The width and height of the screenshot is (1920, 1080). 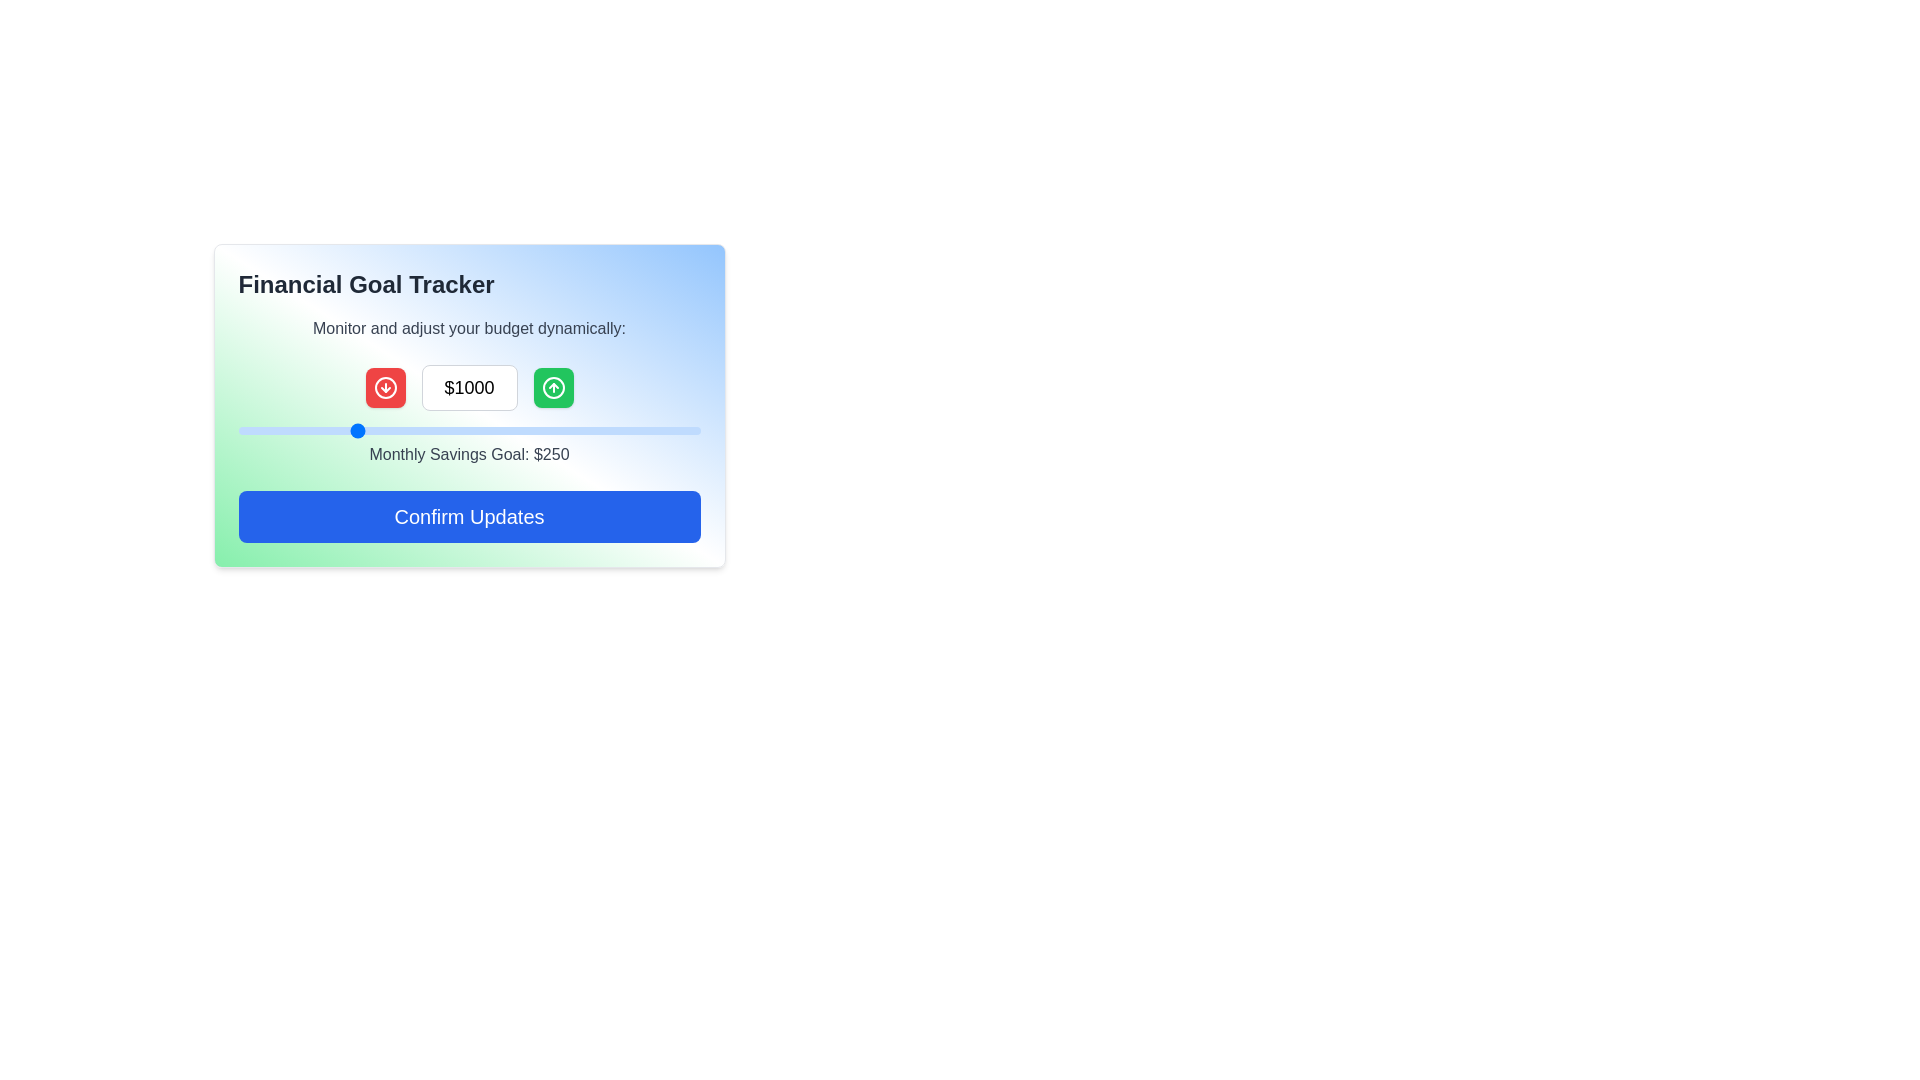 What do you see at coordinates (252, 430) in the screenshot?
I see `the monthly savings goal` at bounding box center [252, 430].